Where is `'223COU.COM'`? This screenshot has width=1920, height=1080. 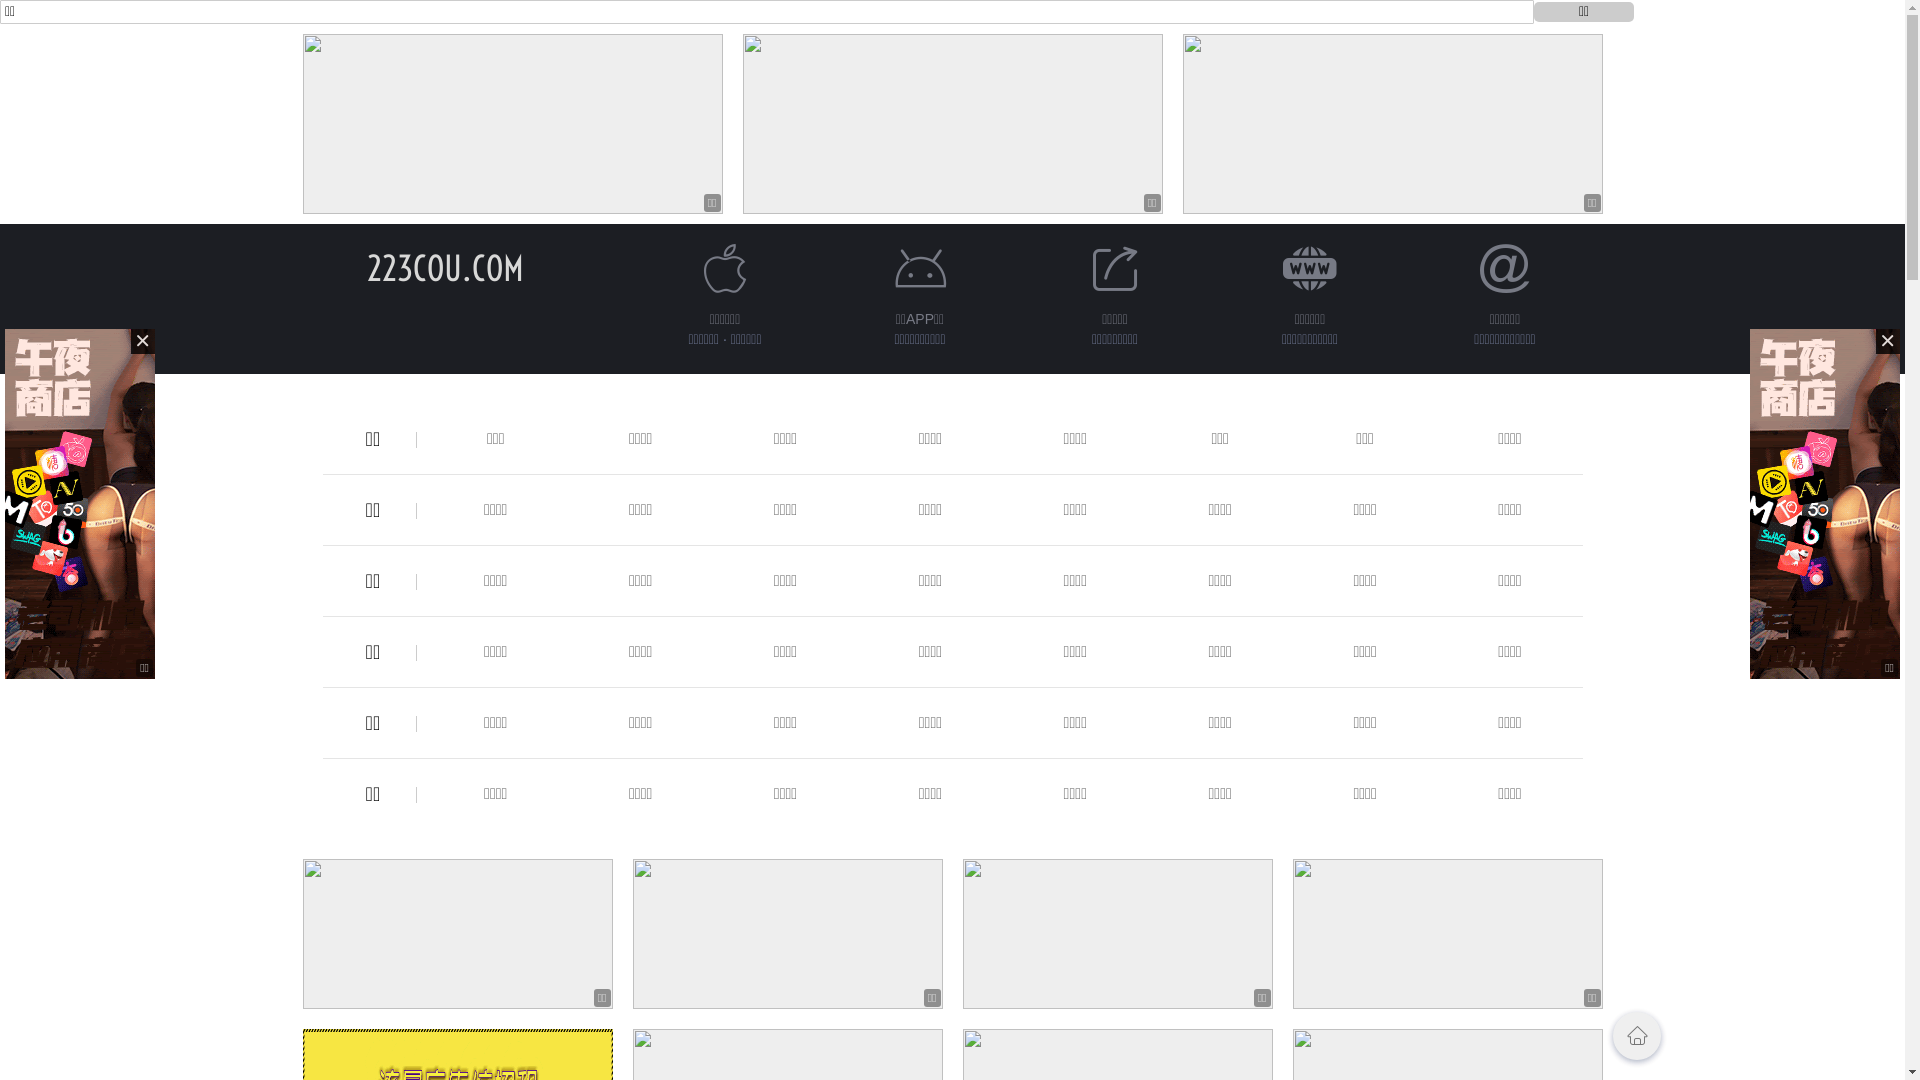 '223COU.COM' is located at coordinates (444, 267).